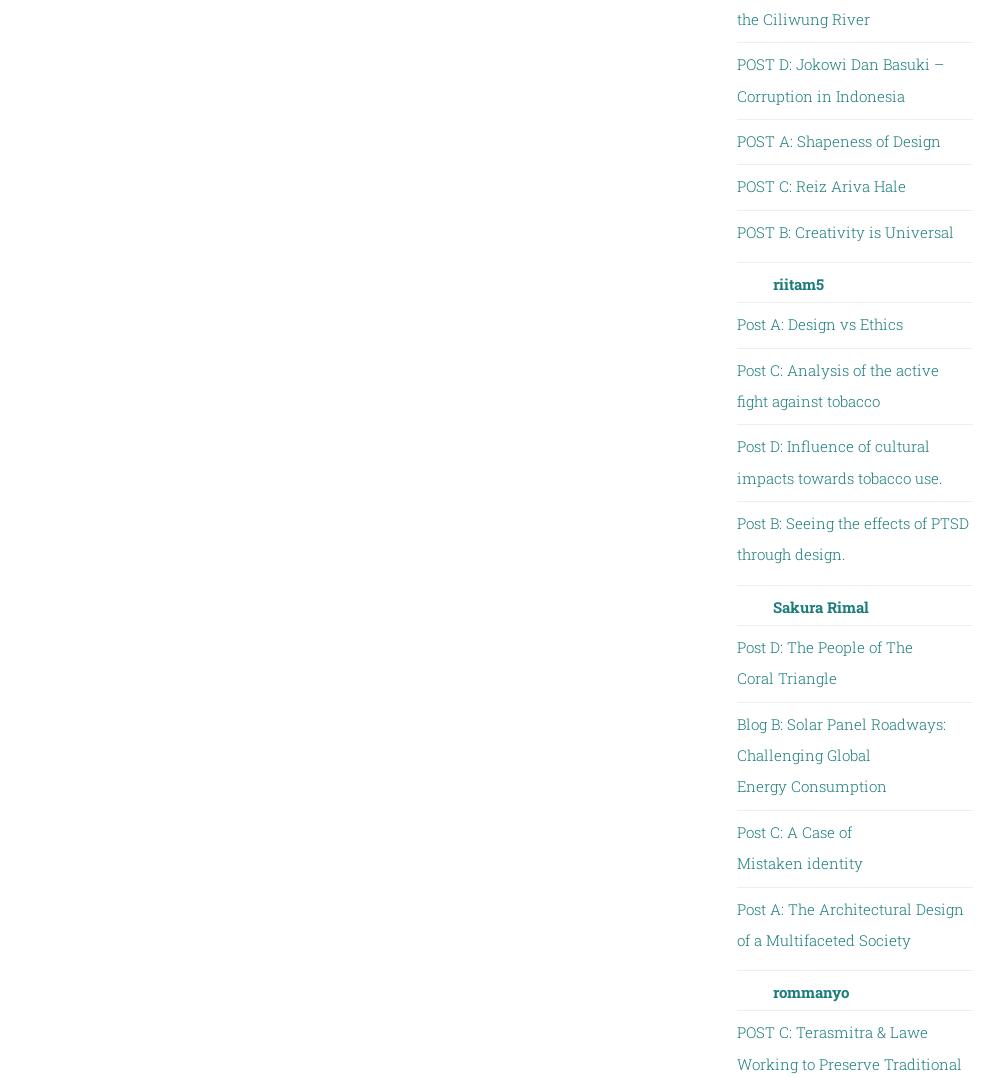  Describe the element at coordinates (735, 754) in the screenshot. I see `'Blog B: Solar Panel Roadways: Challenging Global Energy Consumption'` at that location.